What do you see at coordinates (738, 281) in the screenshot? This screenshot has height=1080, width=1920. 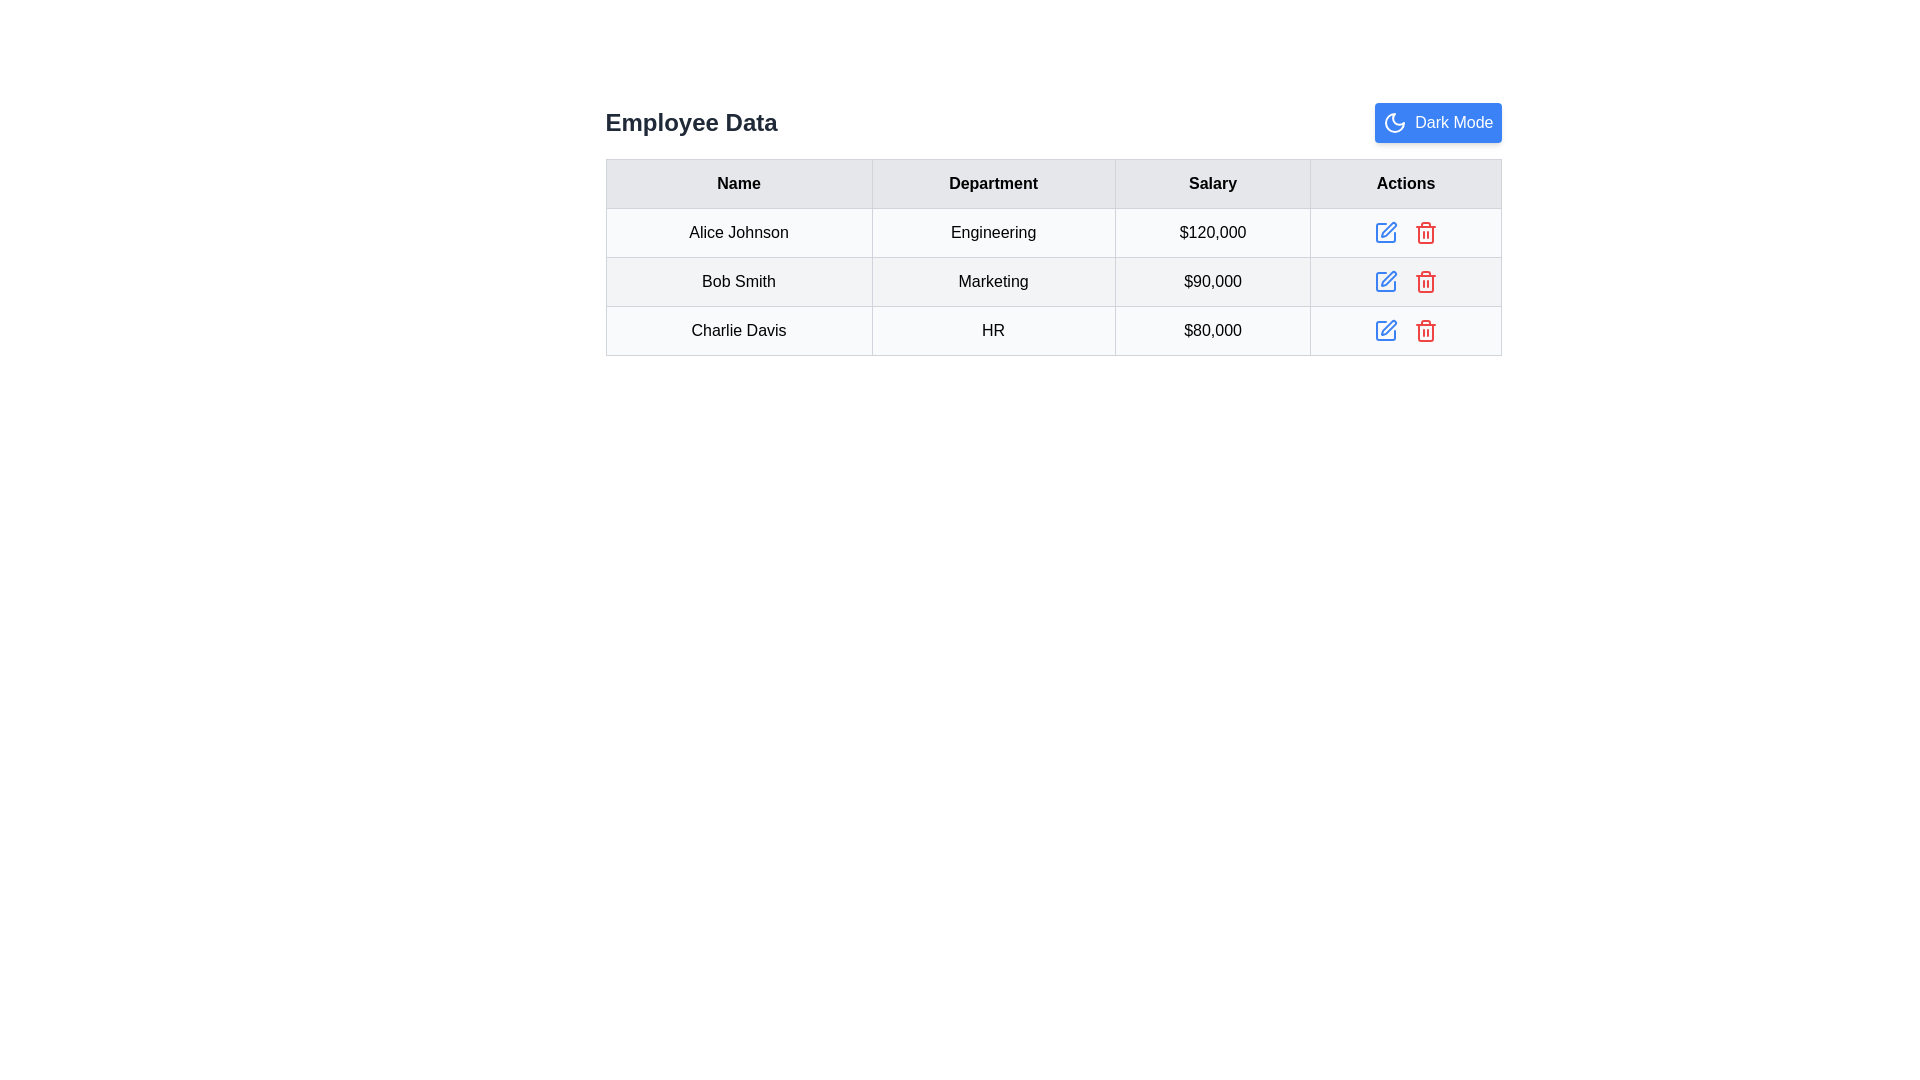 I see `the text label displaying 'Bob Smith' in the second row and first column of the table, which is located below 'Alice Johnson' and to the left of 'Marketing'` at bounding box center [738, 281].